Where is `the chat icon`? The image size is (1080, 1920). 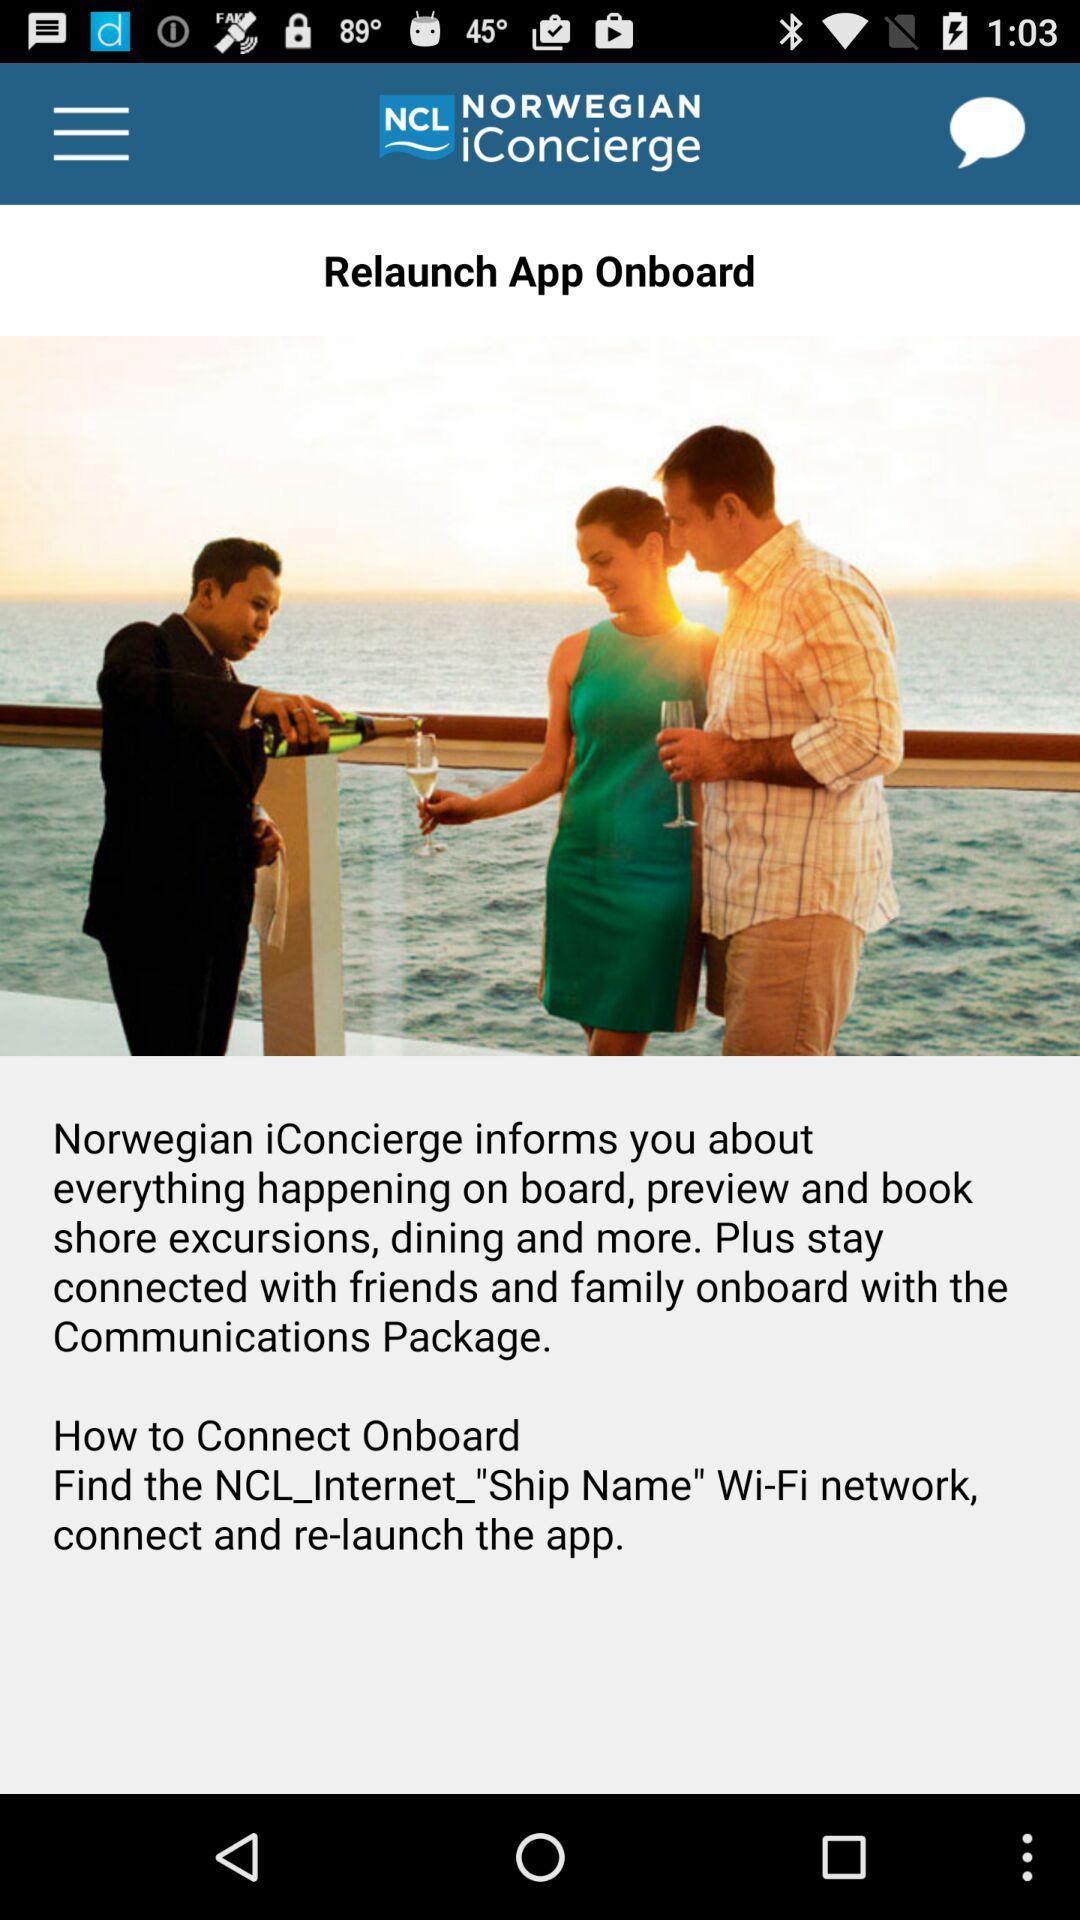 the chat icon is located at coordinates (987, 142).